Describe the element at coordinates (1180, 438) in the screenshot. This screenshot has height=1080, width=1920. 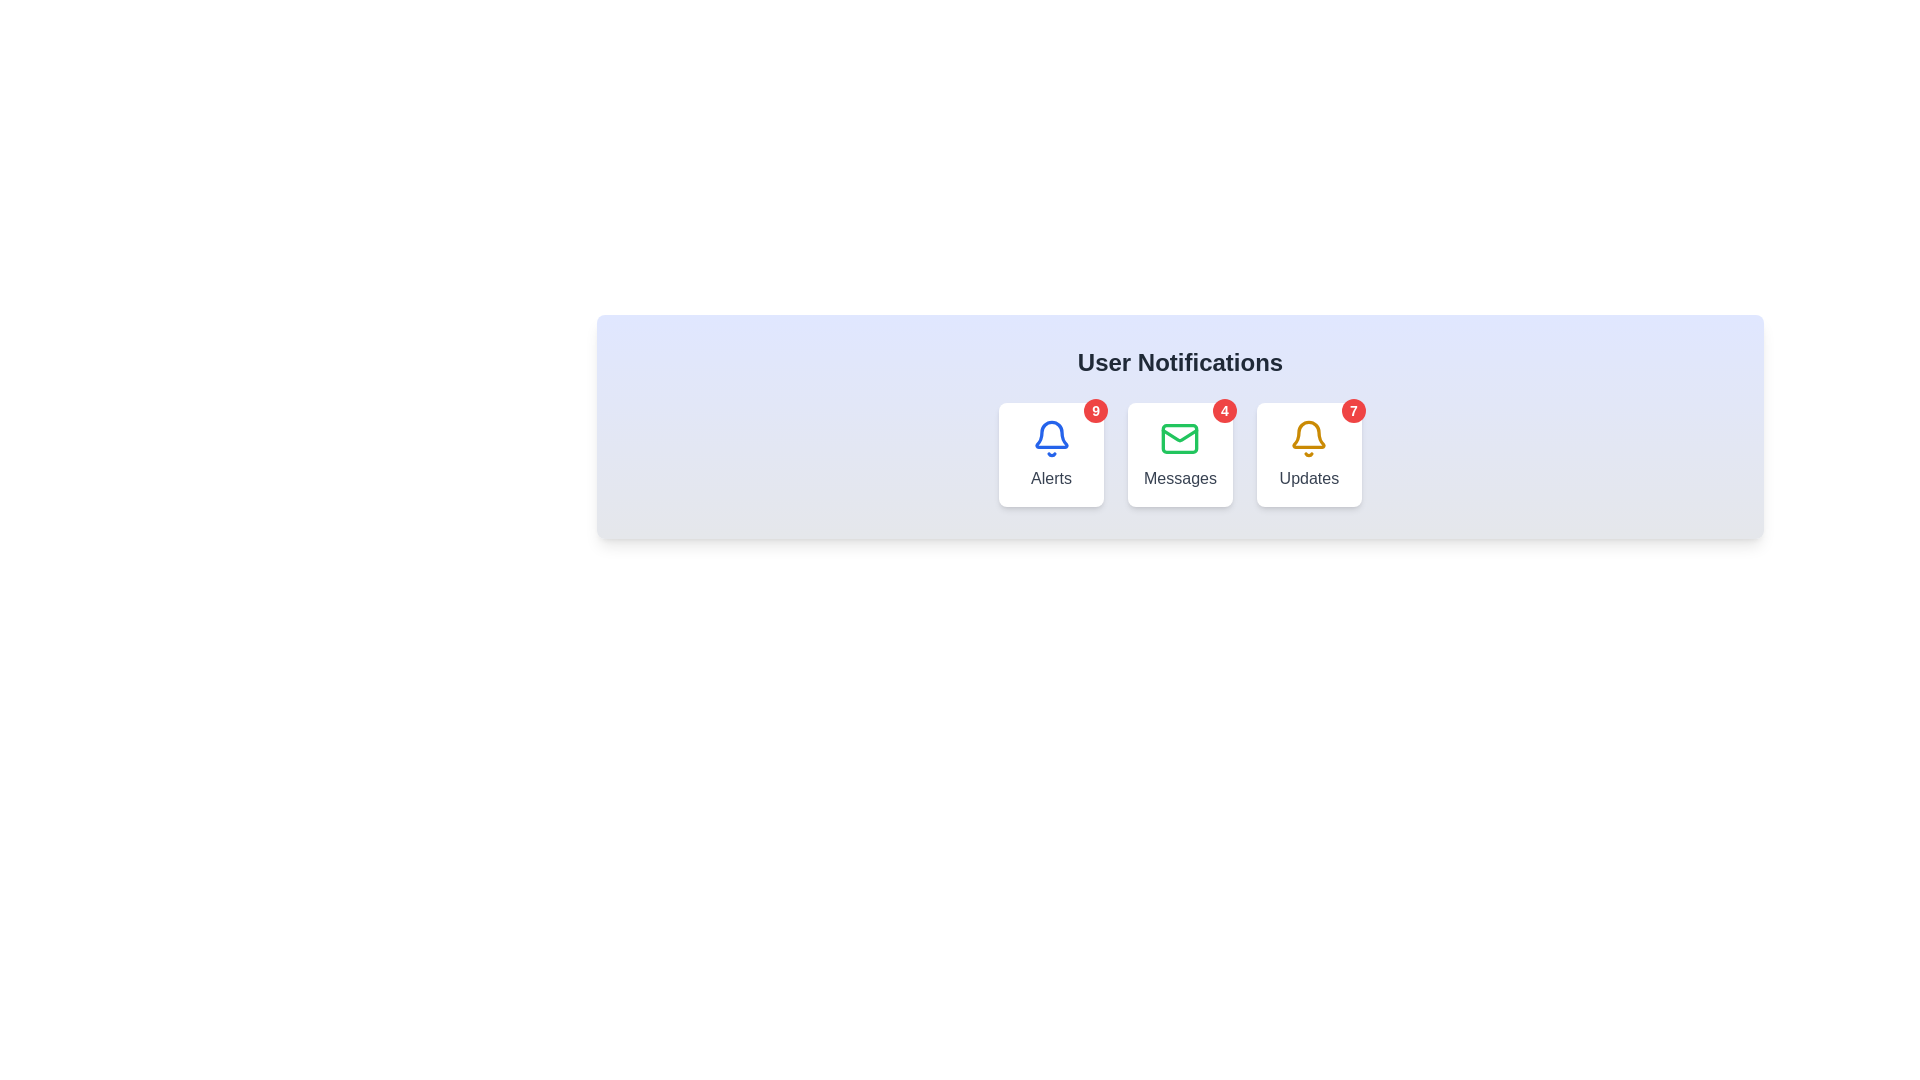
I see `the message icon located at the center of the 'Messages' card in the 'User Notifications' section` at that location.